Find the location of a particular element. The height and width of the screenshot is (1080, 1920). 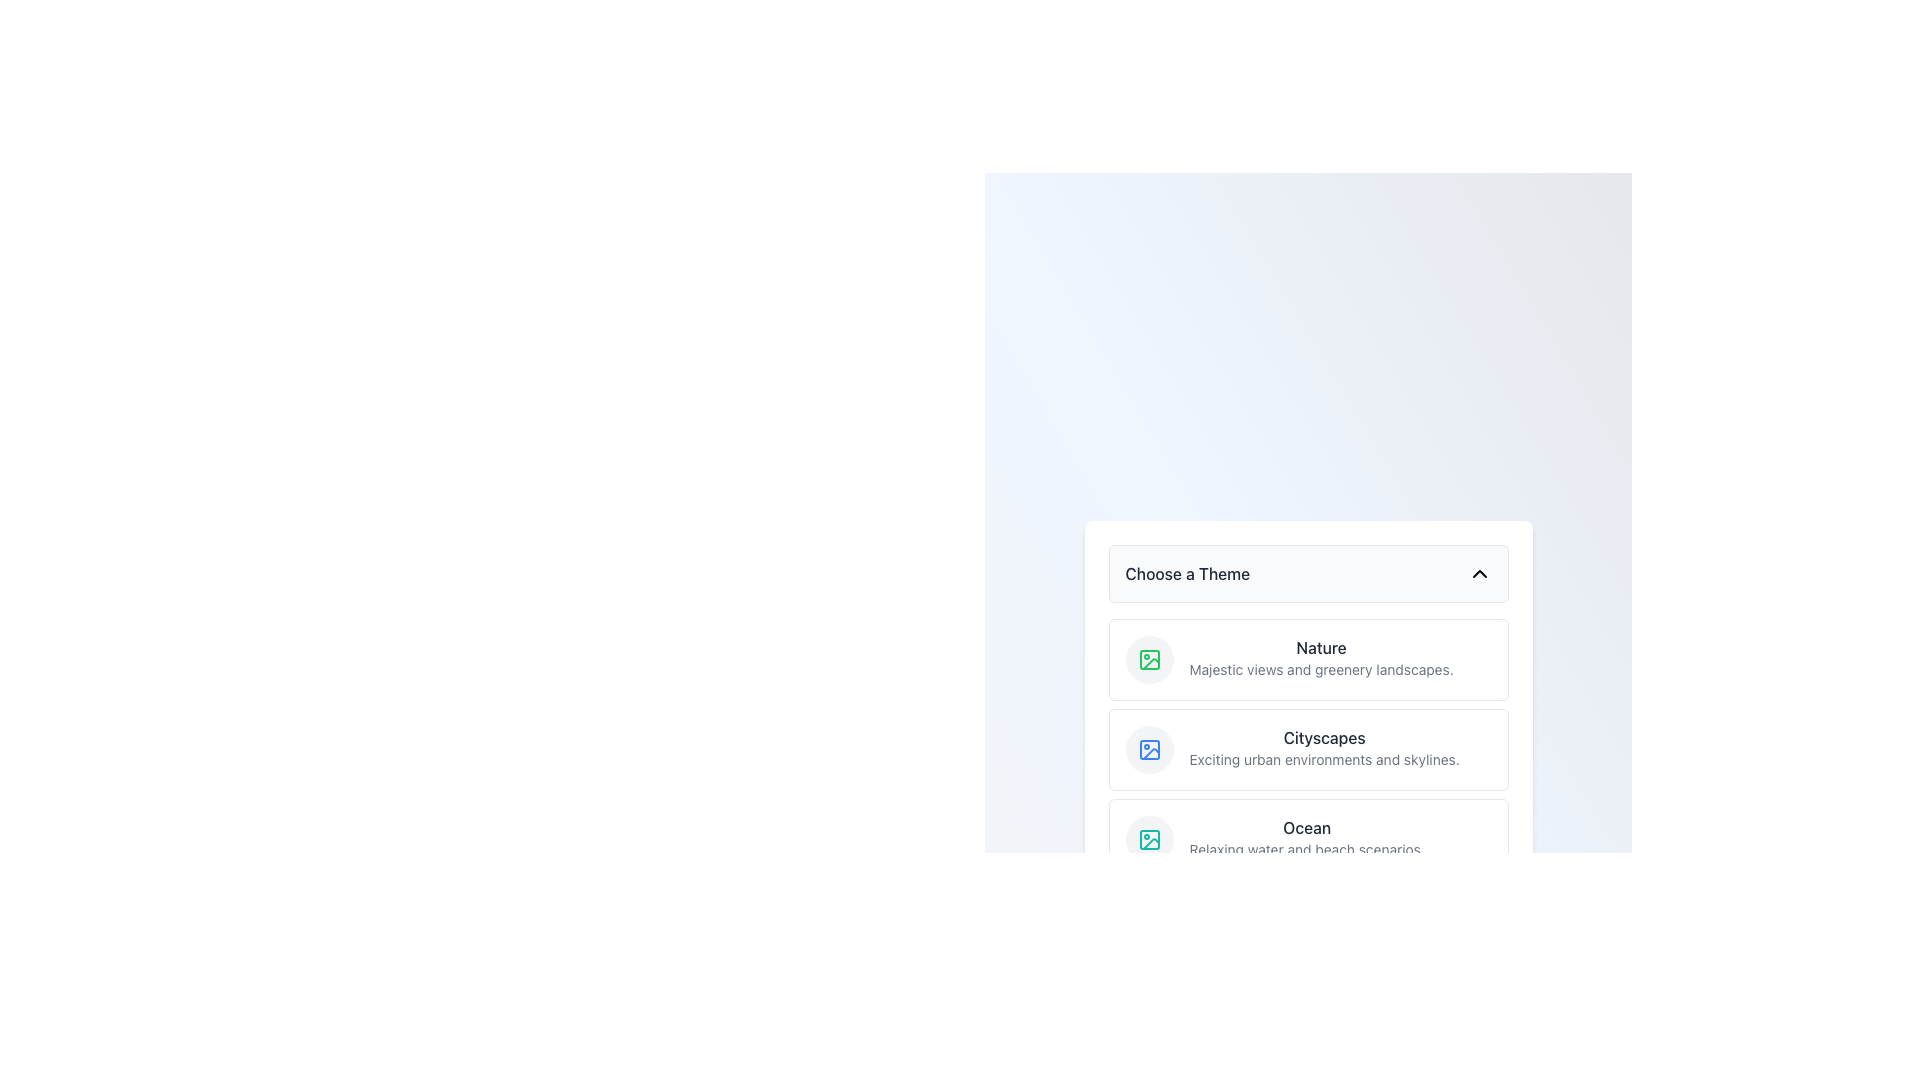

the first selectable list item labeled 'Nature' is located at coordinates (1321, 659).